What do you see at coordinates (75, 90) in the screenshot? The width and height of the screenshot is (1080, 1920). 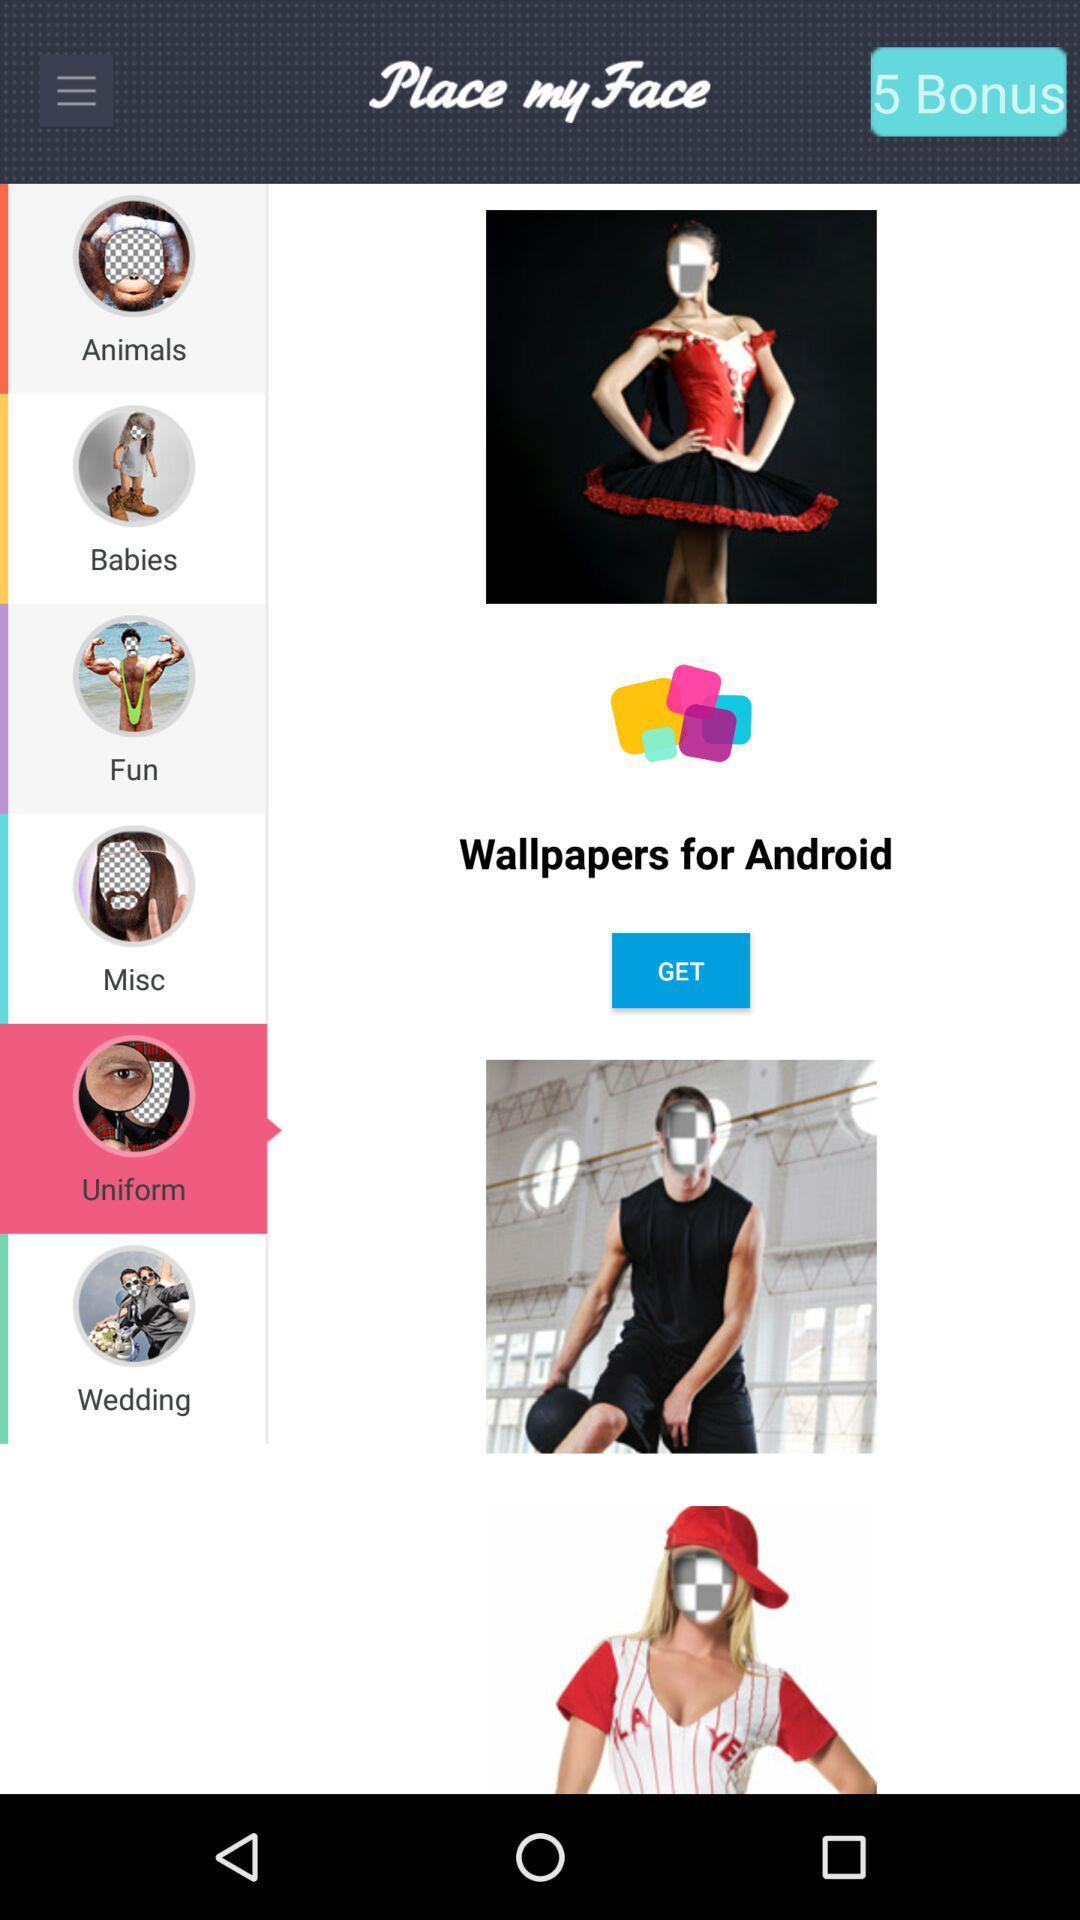 I see `to options switch to menu` at bounding box center [75, 90].